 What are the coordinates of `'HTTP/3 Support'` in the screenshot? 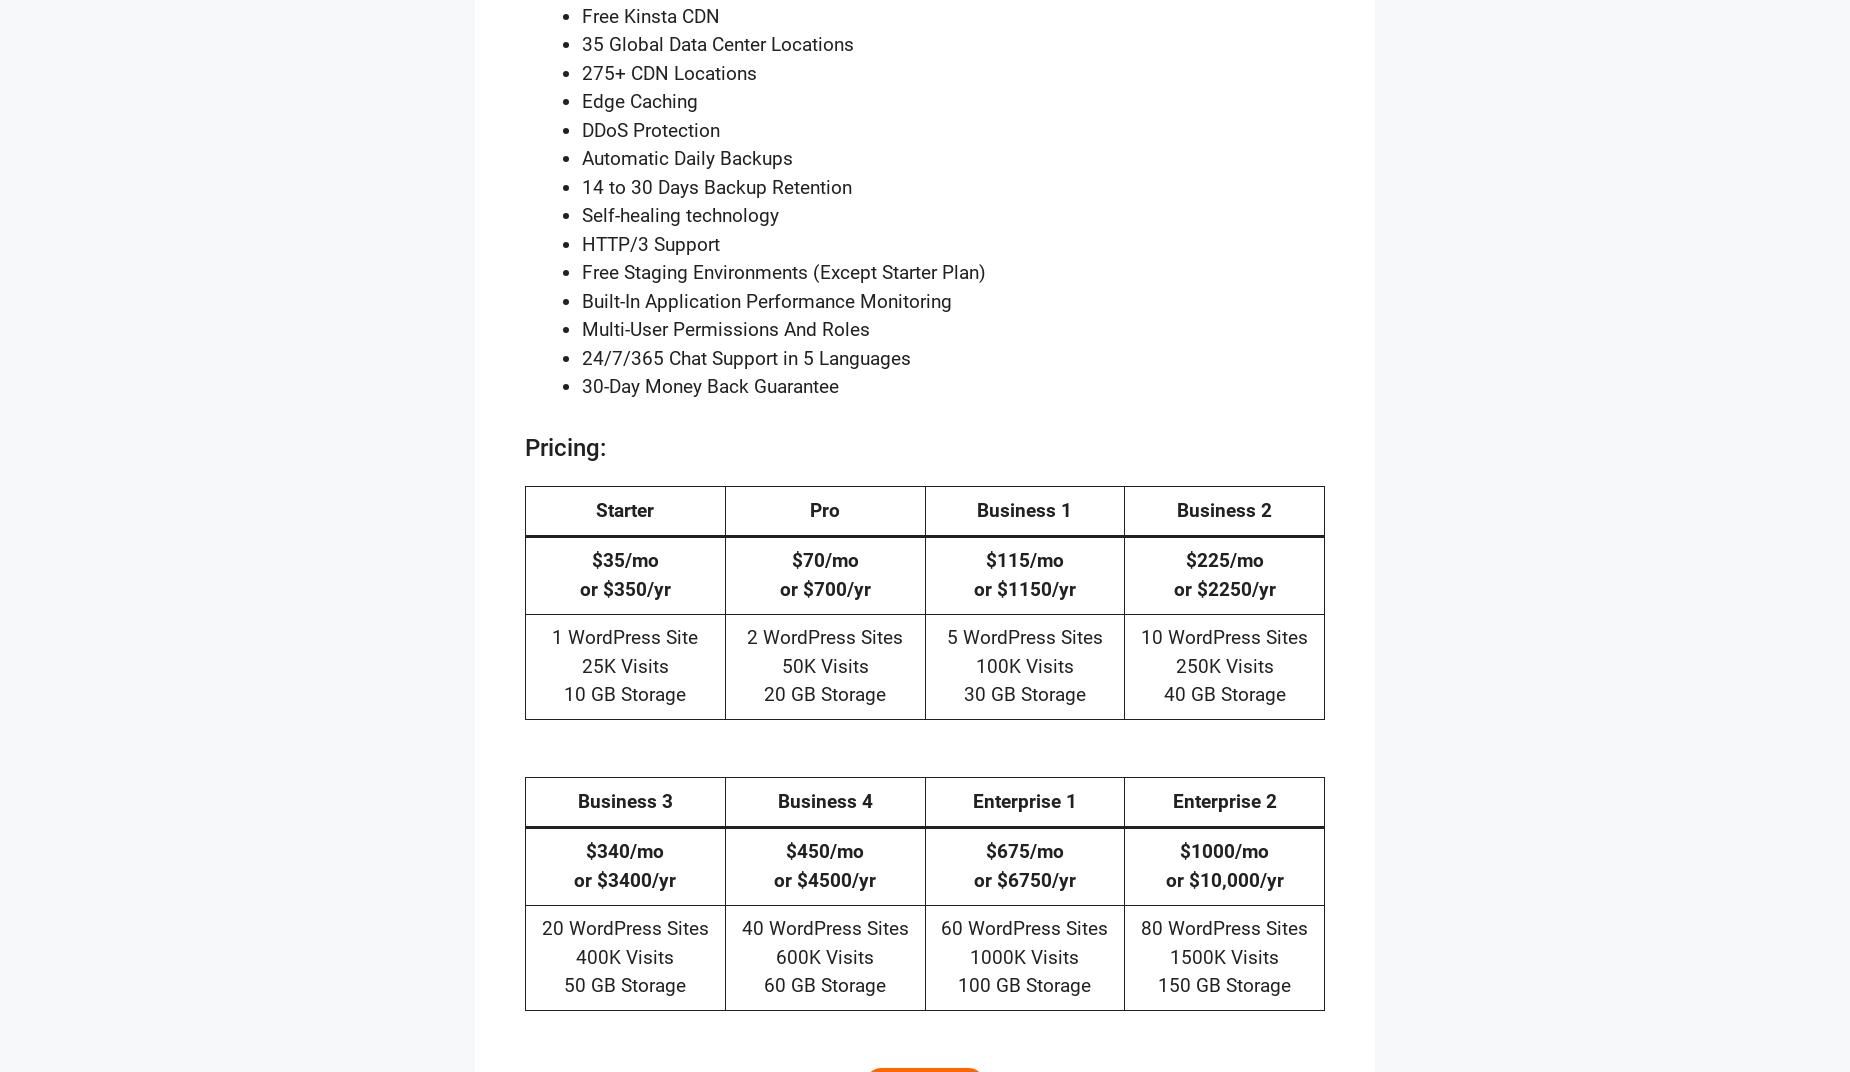 It's located at (651, 243).